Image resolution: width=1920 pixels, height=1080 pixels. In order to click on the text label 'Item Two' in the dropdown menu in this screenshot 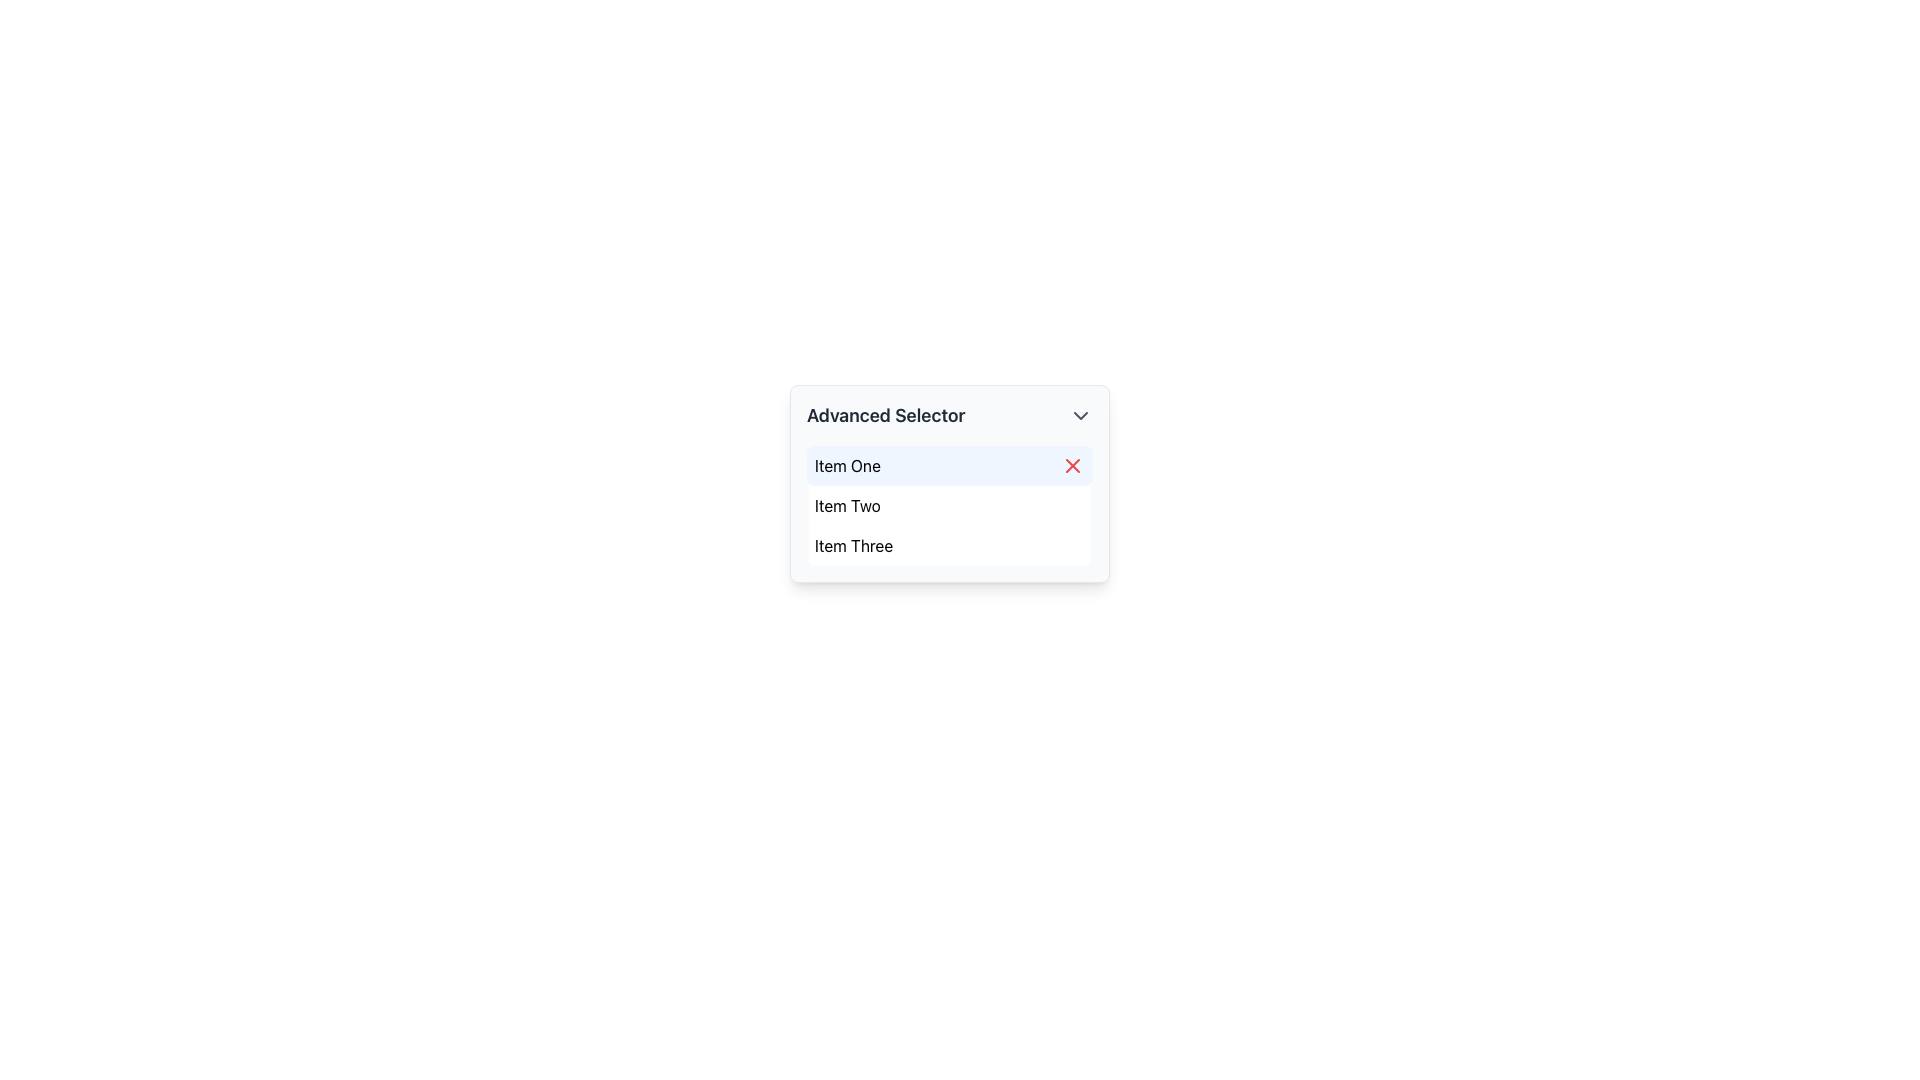, I will do `click(847, 504)`.